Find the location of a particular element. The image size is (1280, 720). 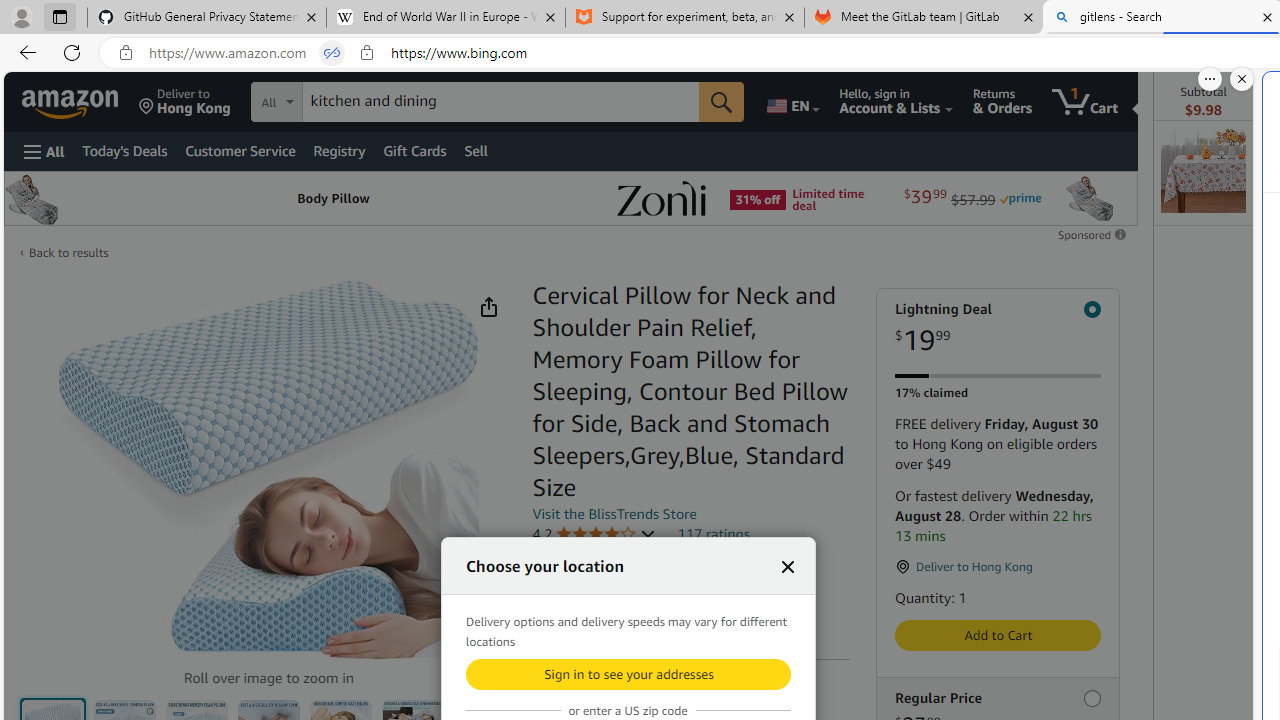

'1 item in cart' is located at coordinates (1083, 101).